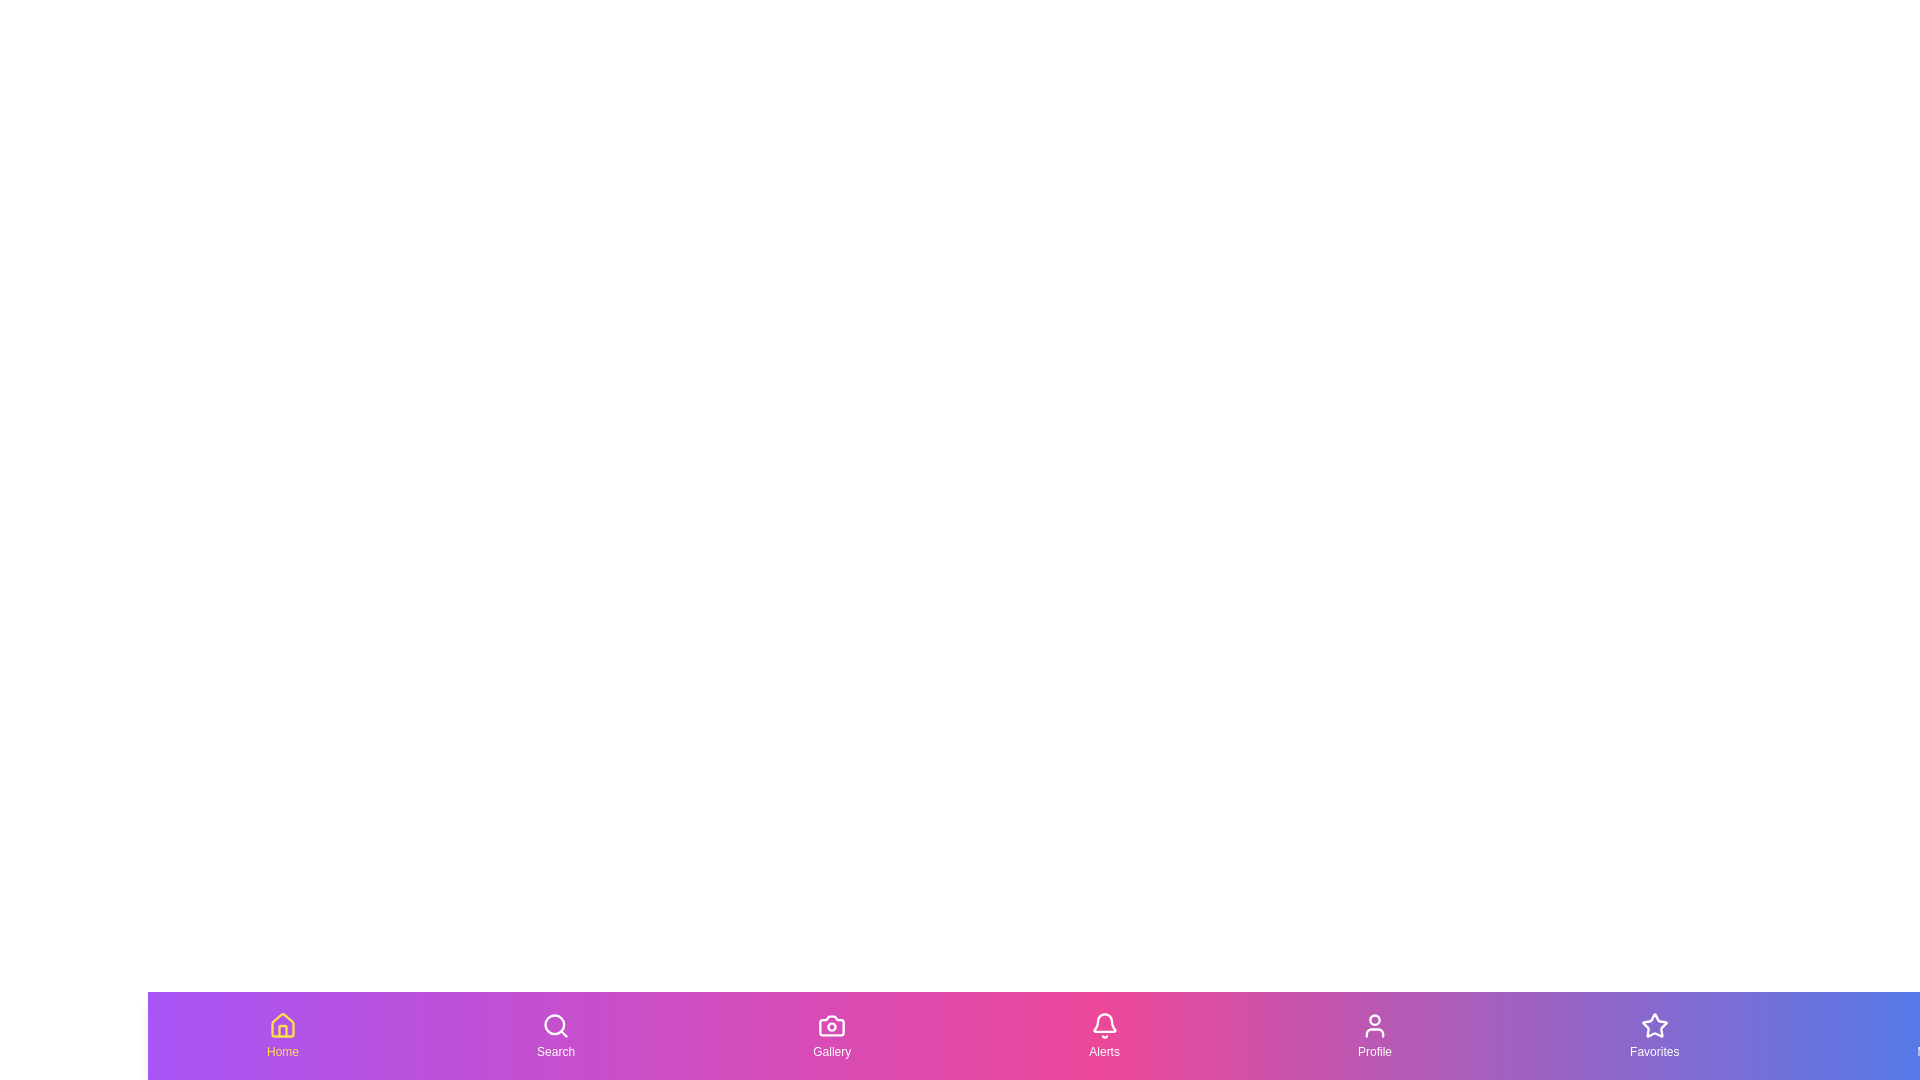 The width and height of the screenshot is (1920, 1080). I want to click on the Favorites icon in the bottom navigation bar, so click(1655, 1035).